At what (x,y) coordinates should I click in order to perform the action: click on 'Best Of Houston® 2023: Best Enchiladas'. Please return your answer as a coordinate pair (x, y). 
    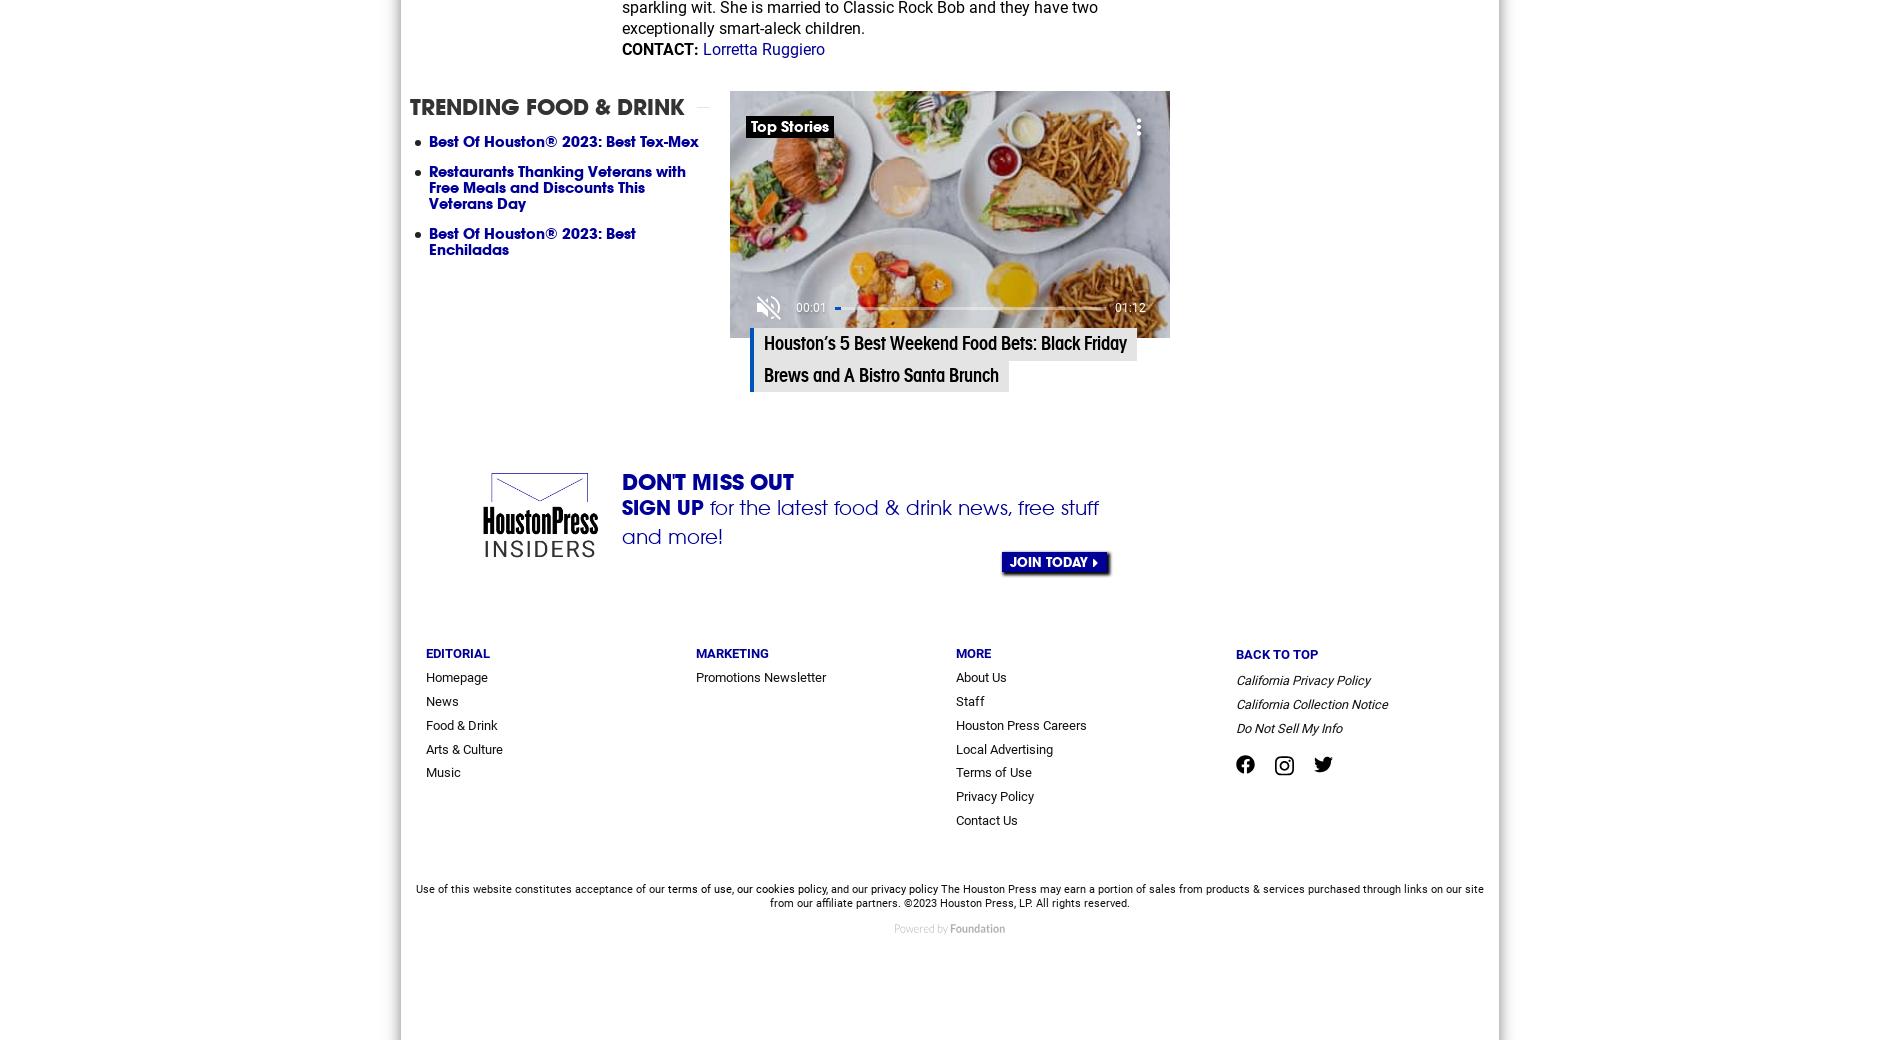
    Looking at the image, I should click on (428, 240).